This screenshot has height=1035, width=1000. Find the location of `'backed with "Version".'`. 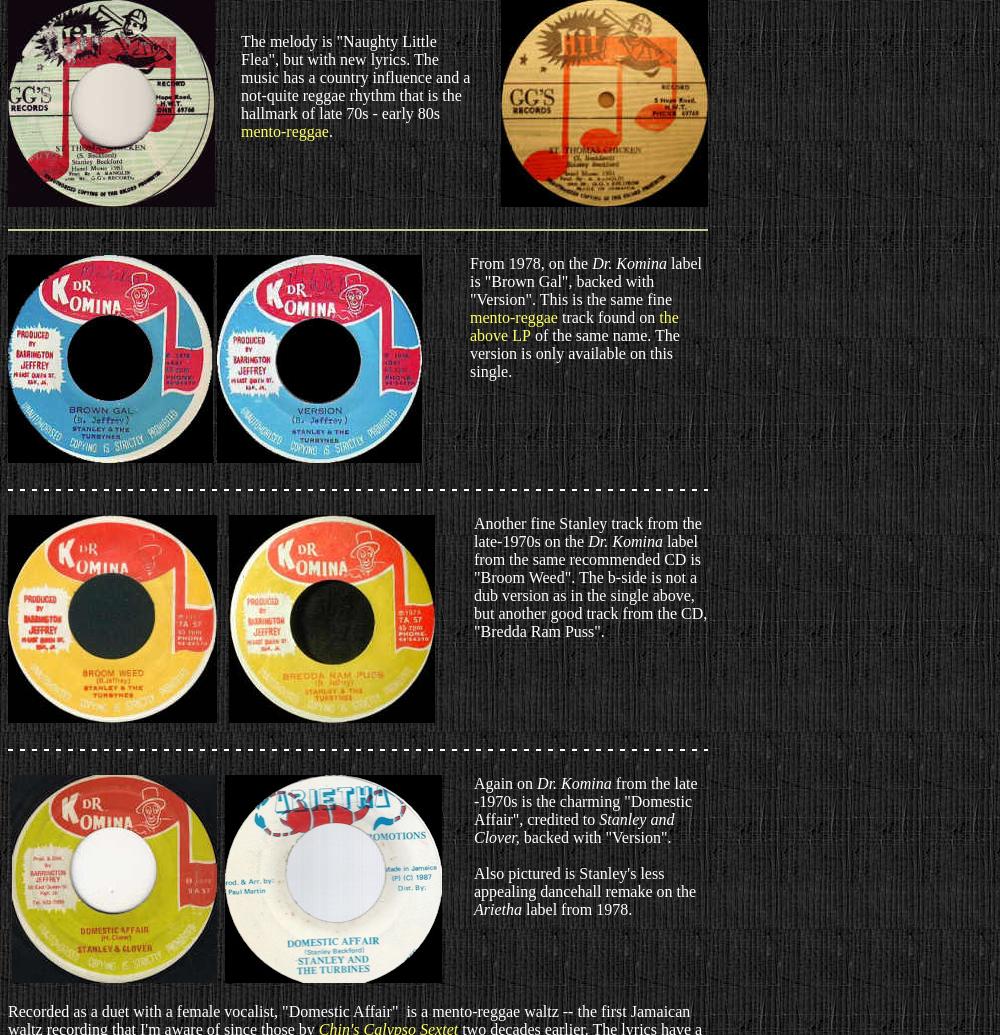

'backed with "Version".' is located at coordinates (596, 836).